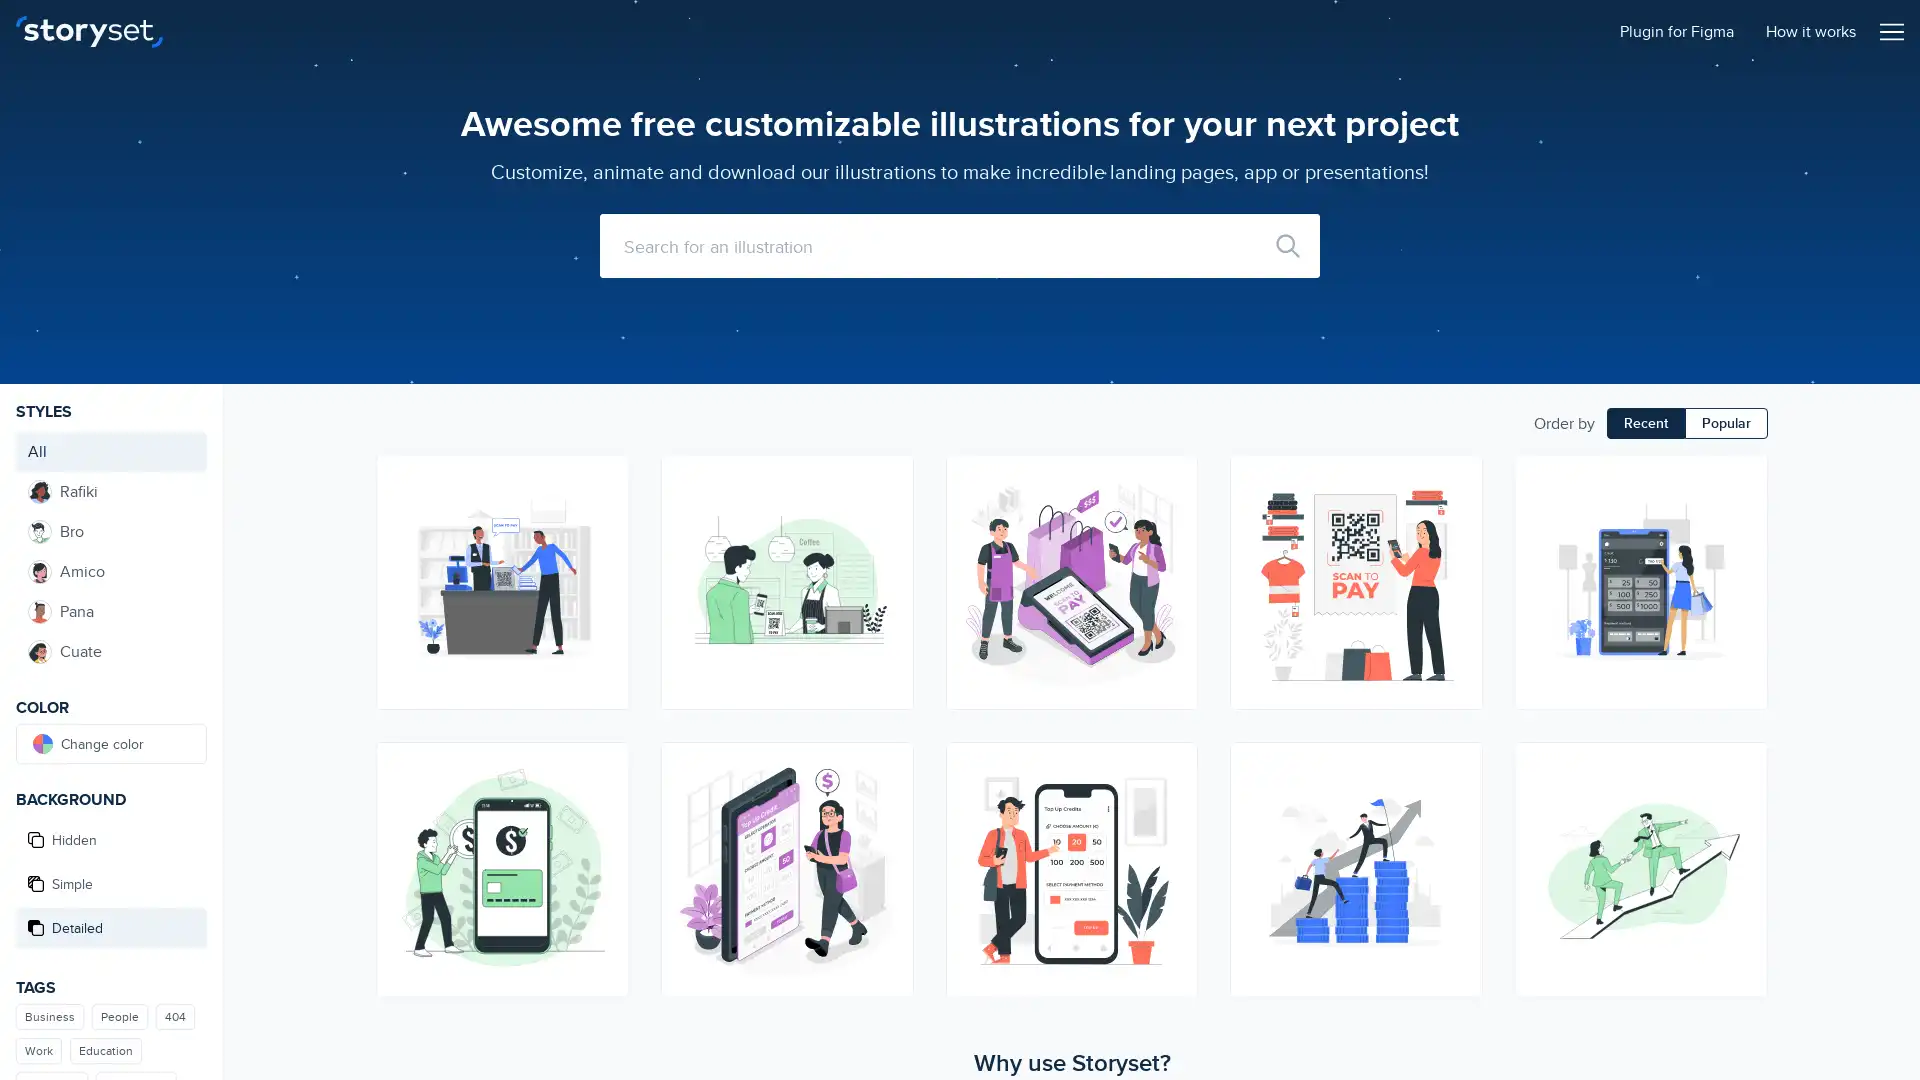 The height and width of the screenshot is (1080, 1920). What do you see at coordinates (1646, 422) in the screenshot?
I see `Recent` at bounding box center [1646, 422].